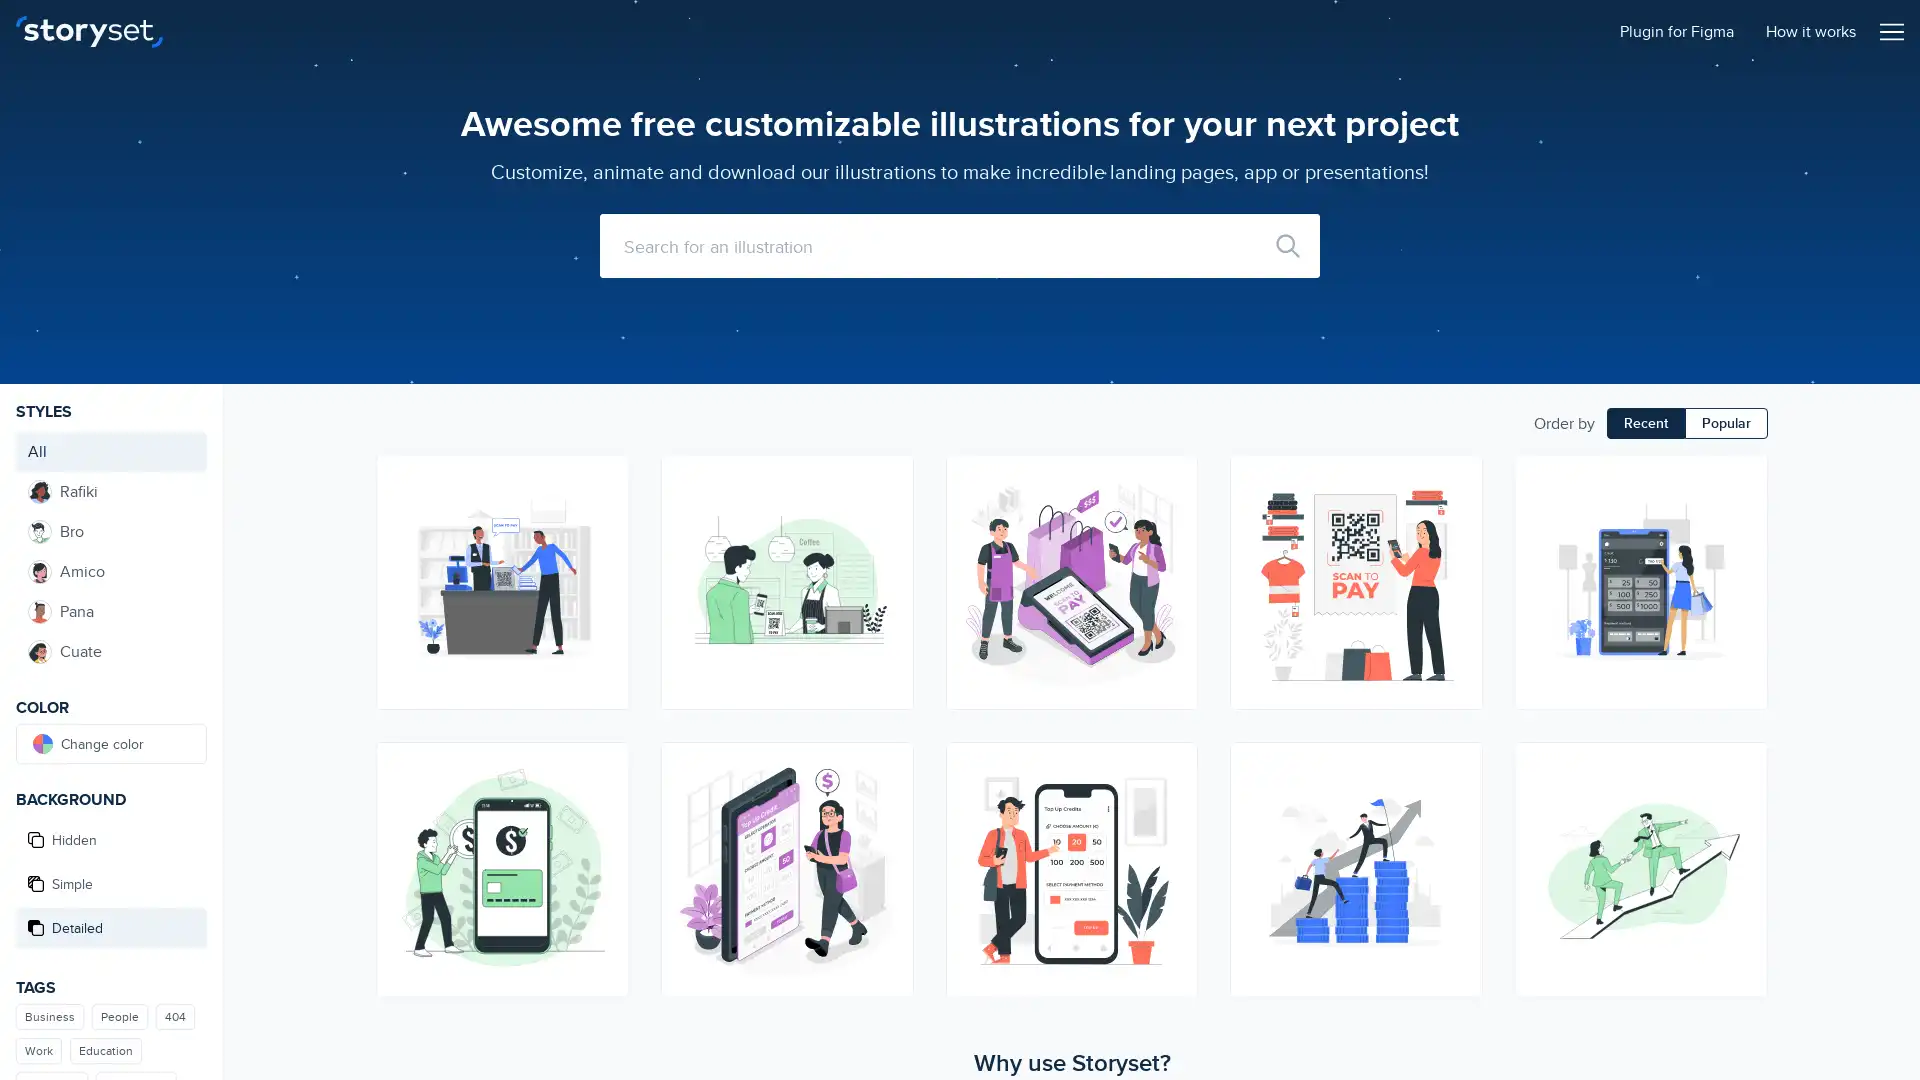 The height and width of the screenshot is (1080, 1920). What do you see at coordinates (1646, 422) in the screenshot?
I see `Recent` at bounding box center [1646, 422].